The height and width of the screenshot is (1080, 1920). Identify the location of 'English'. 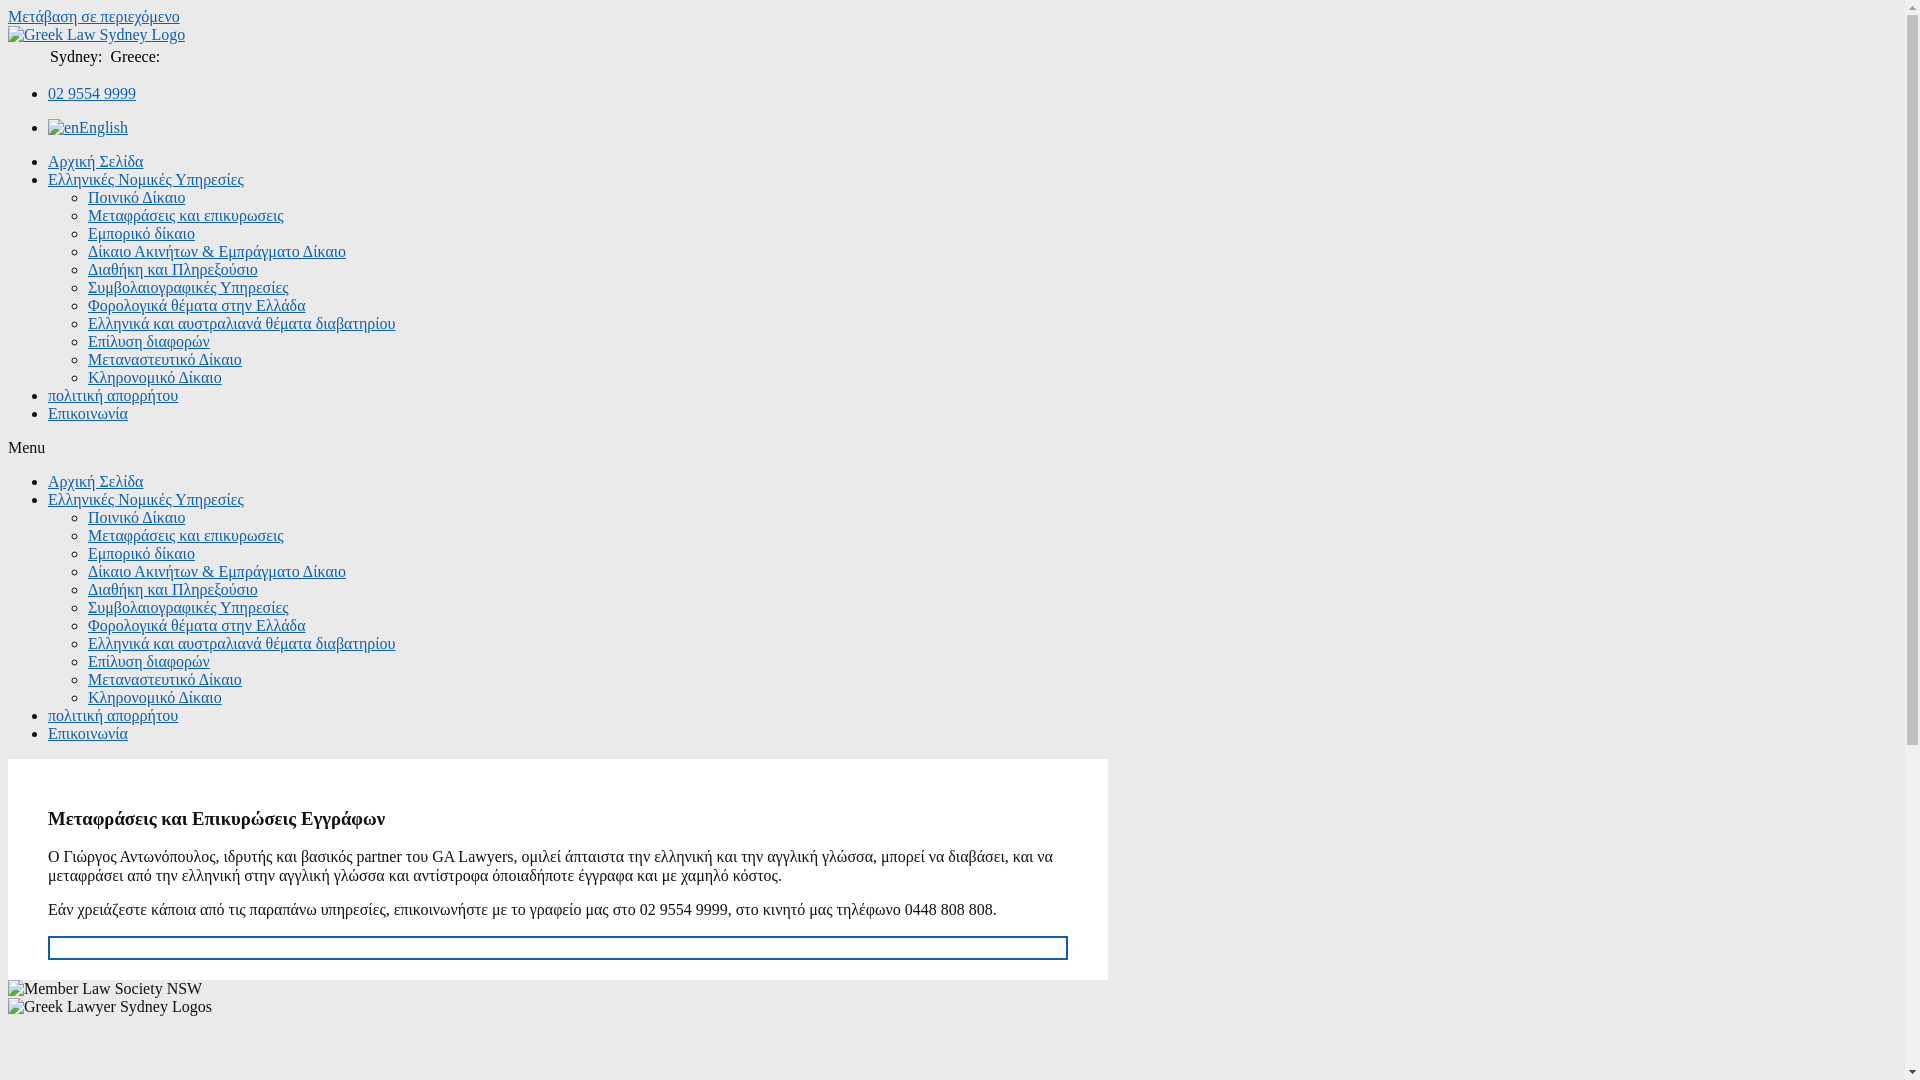
(86, 127).